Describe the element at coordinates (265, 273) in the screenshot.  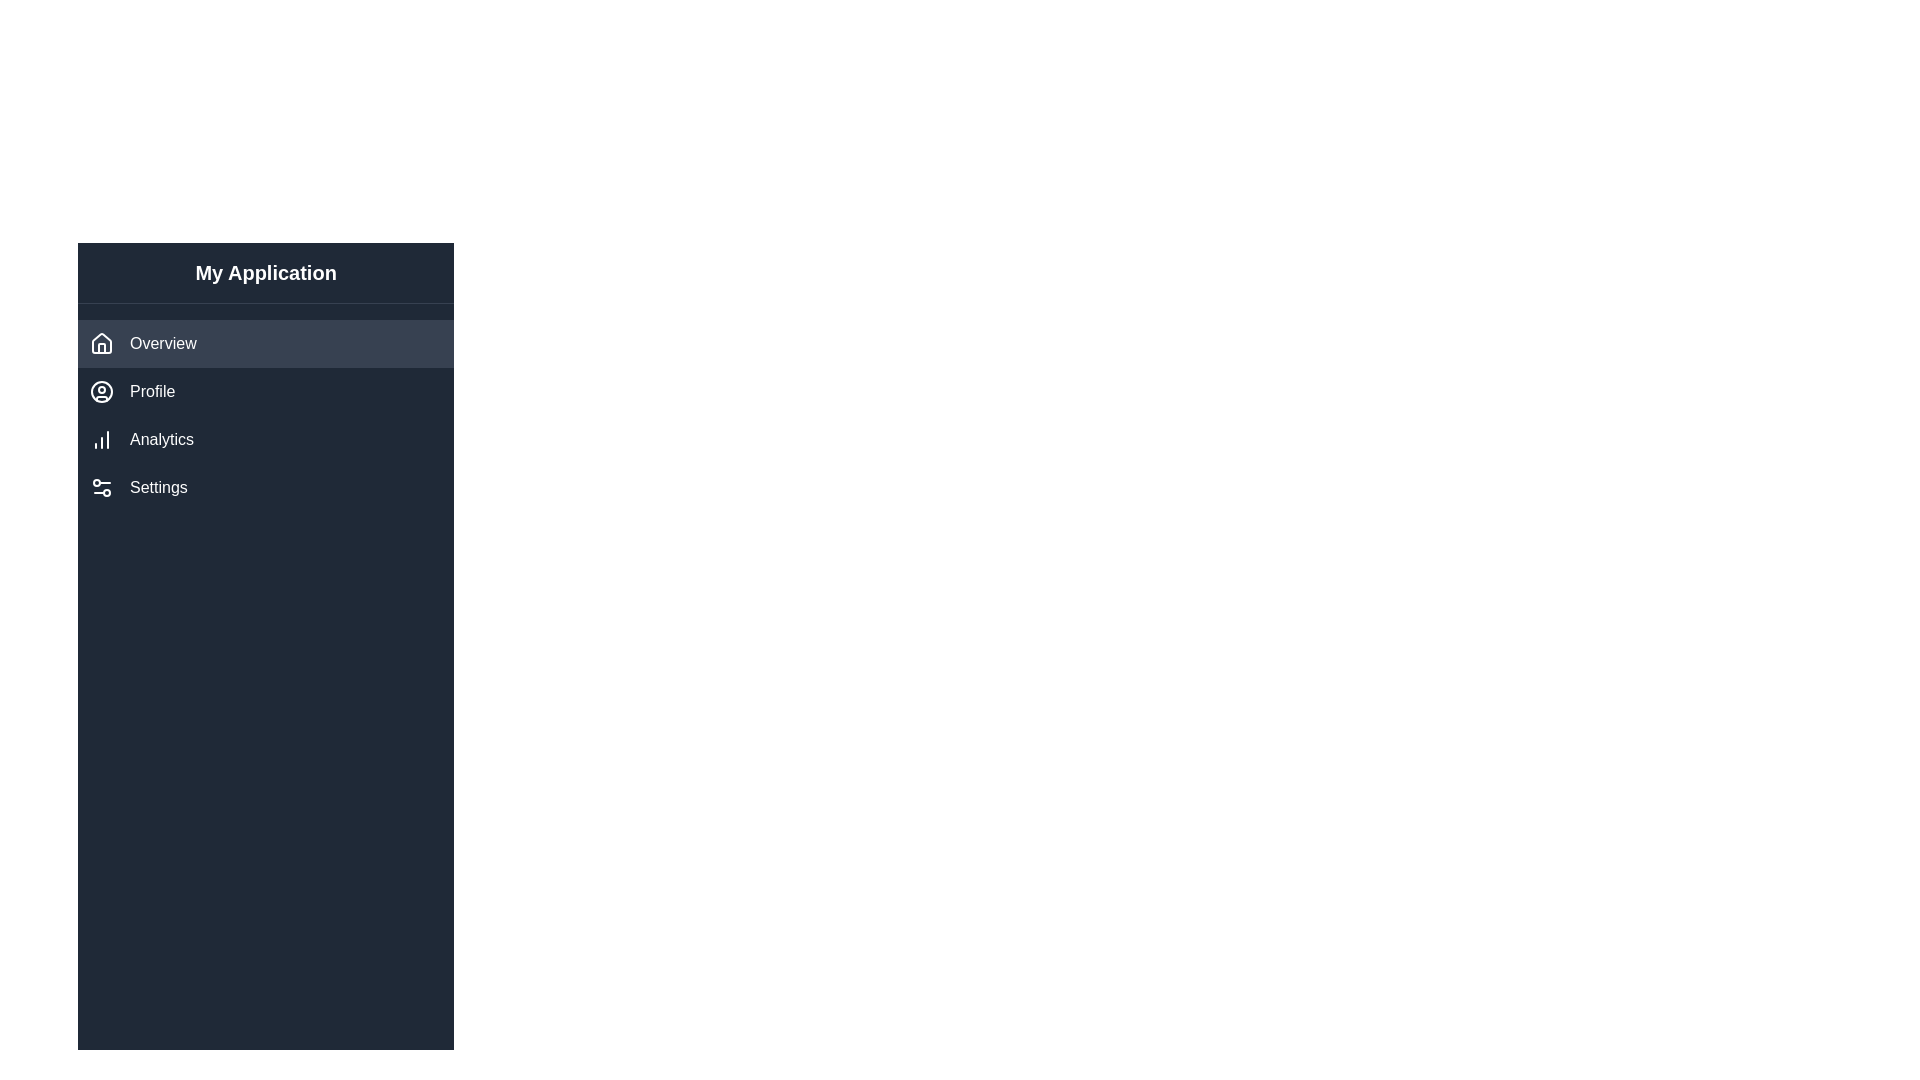
I see `the 'My Application' text label located at the top of the sidebar, which features bold text and a dark background` at that location.